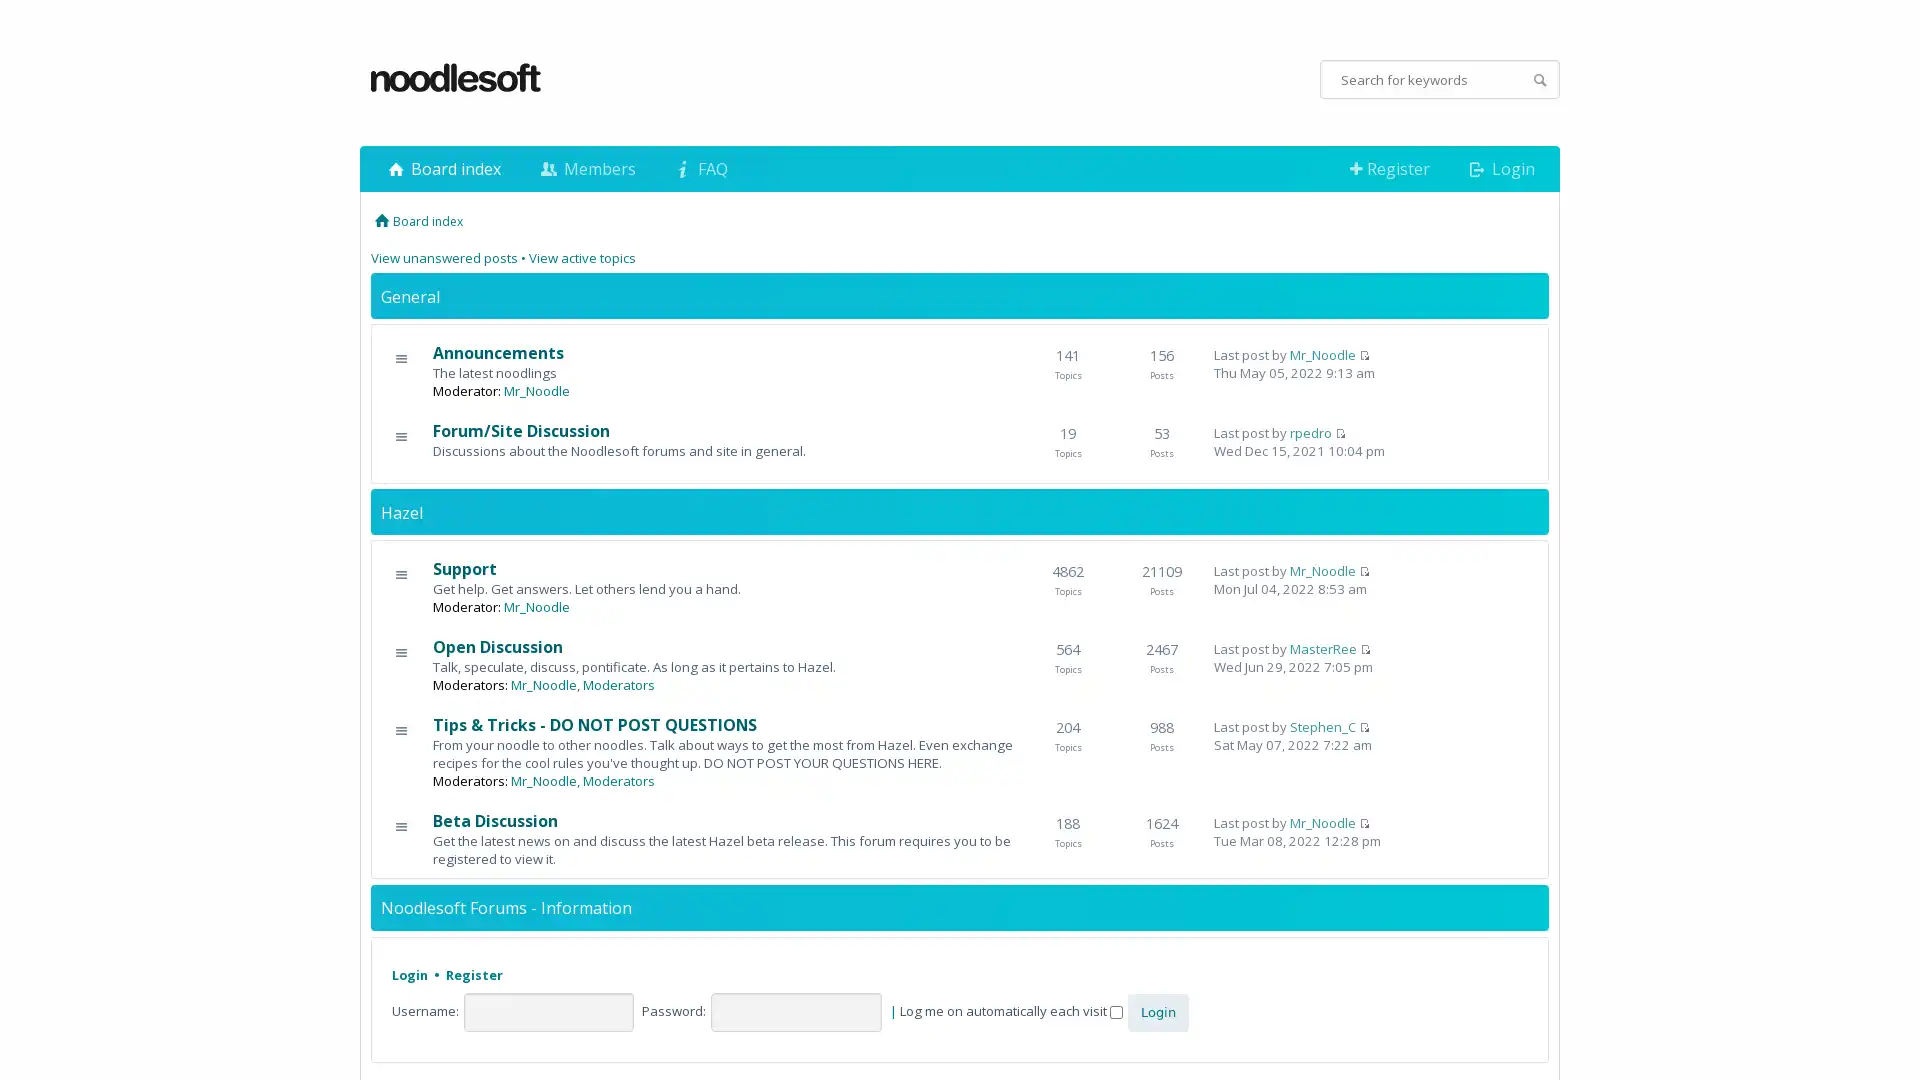 The width and height of the screenshot is (1920, 1080). I want to click on Login, so click(1157, 1011).